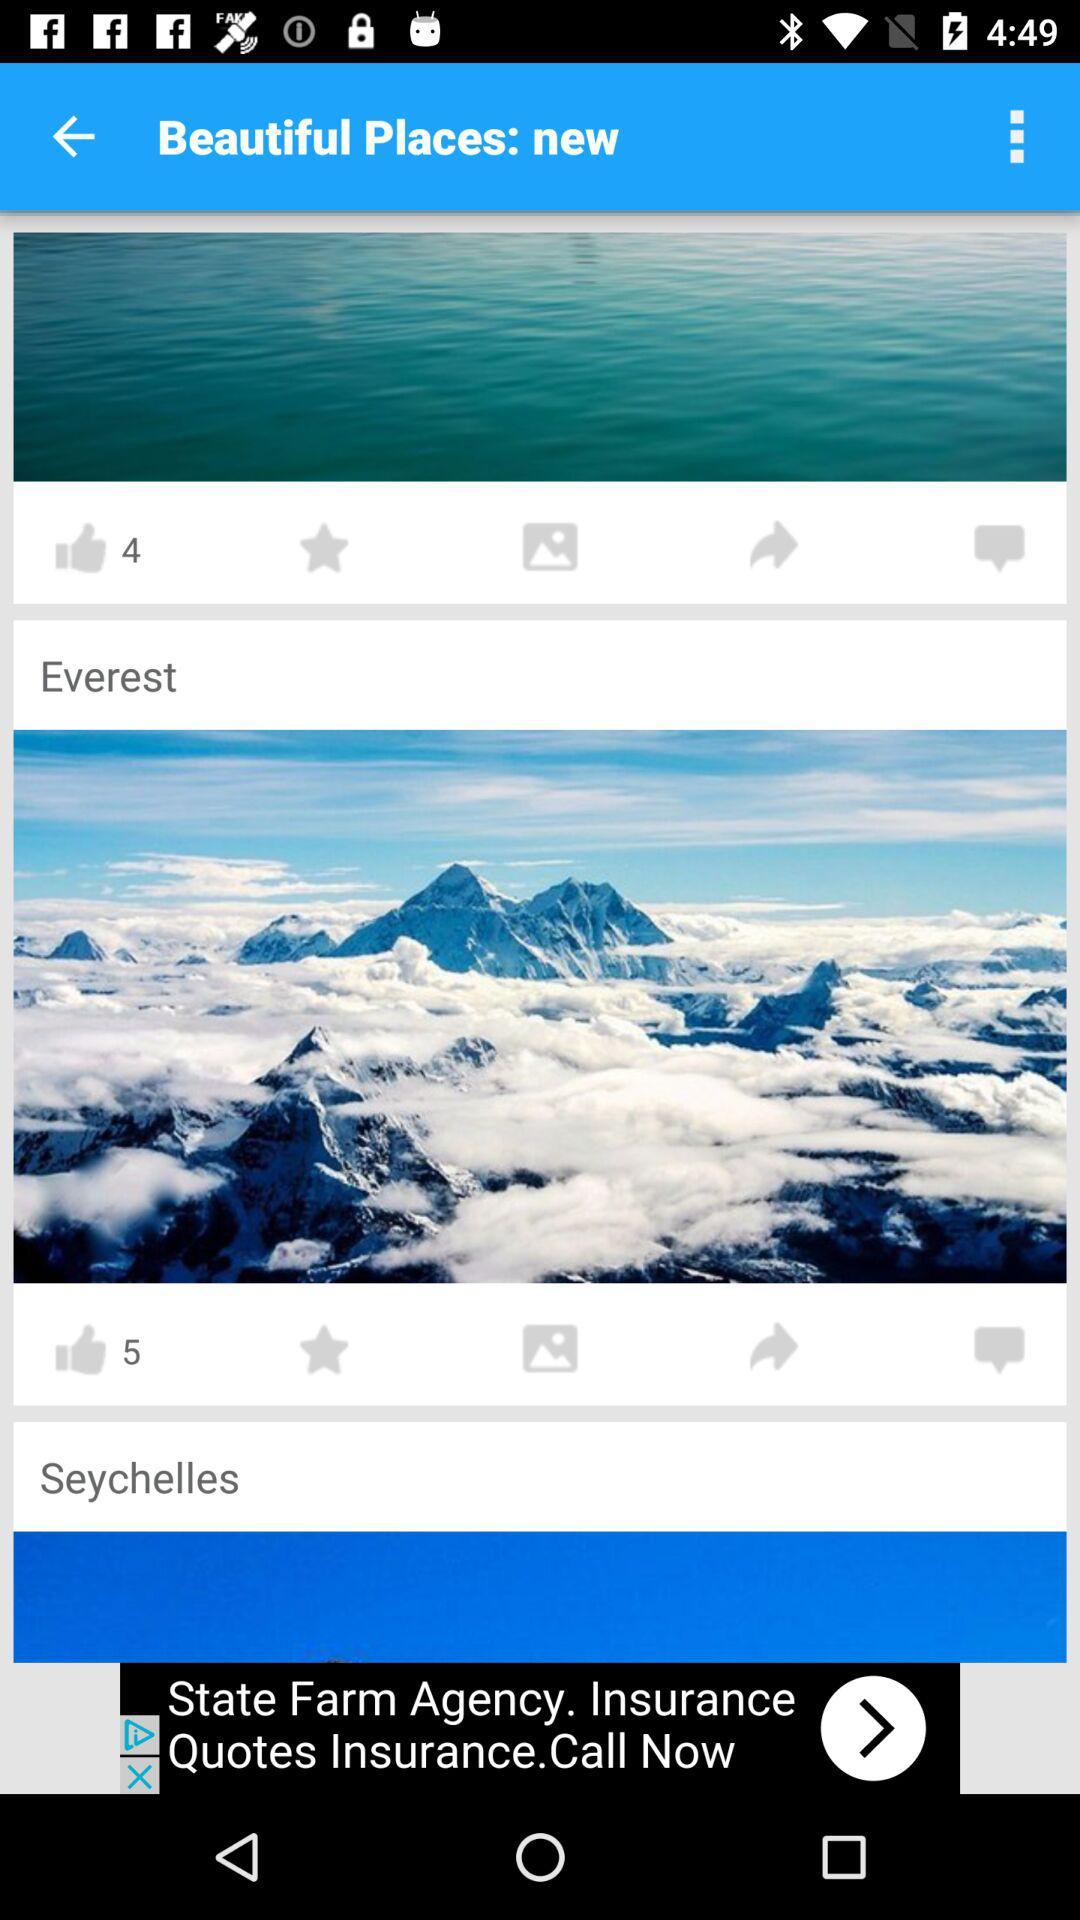  Describe the element at coordinates (774, 548) in the screenshot. I see `front` at that location.